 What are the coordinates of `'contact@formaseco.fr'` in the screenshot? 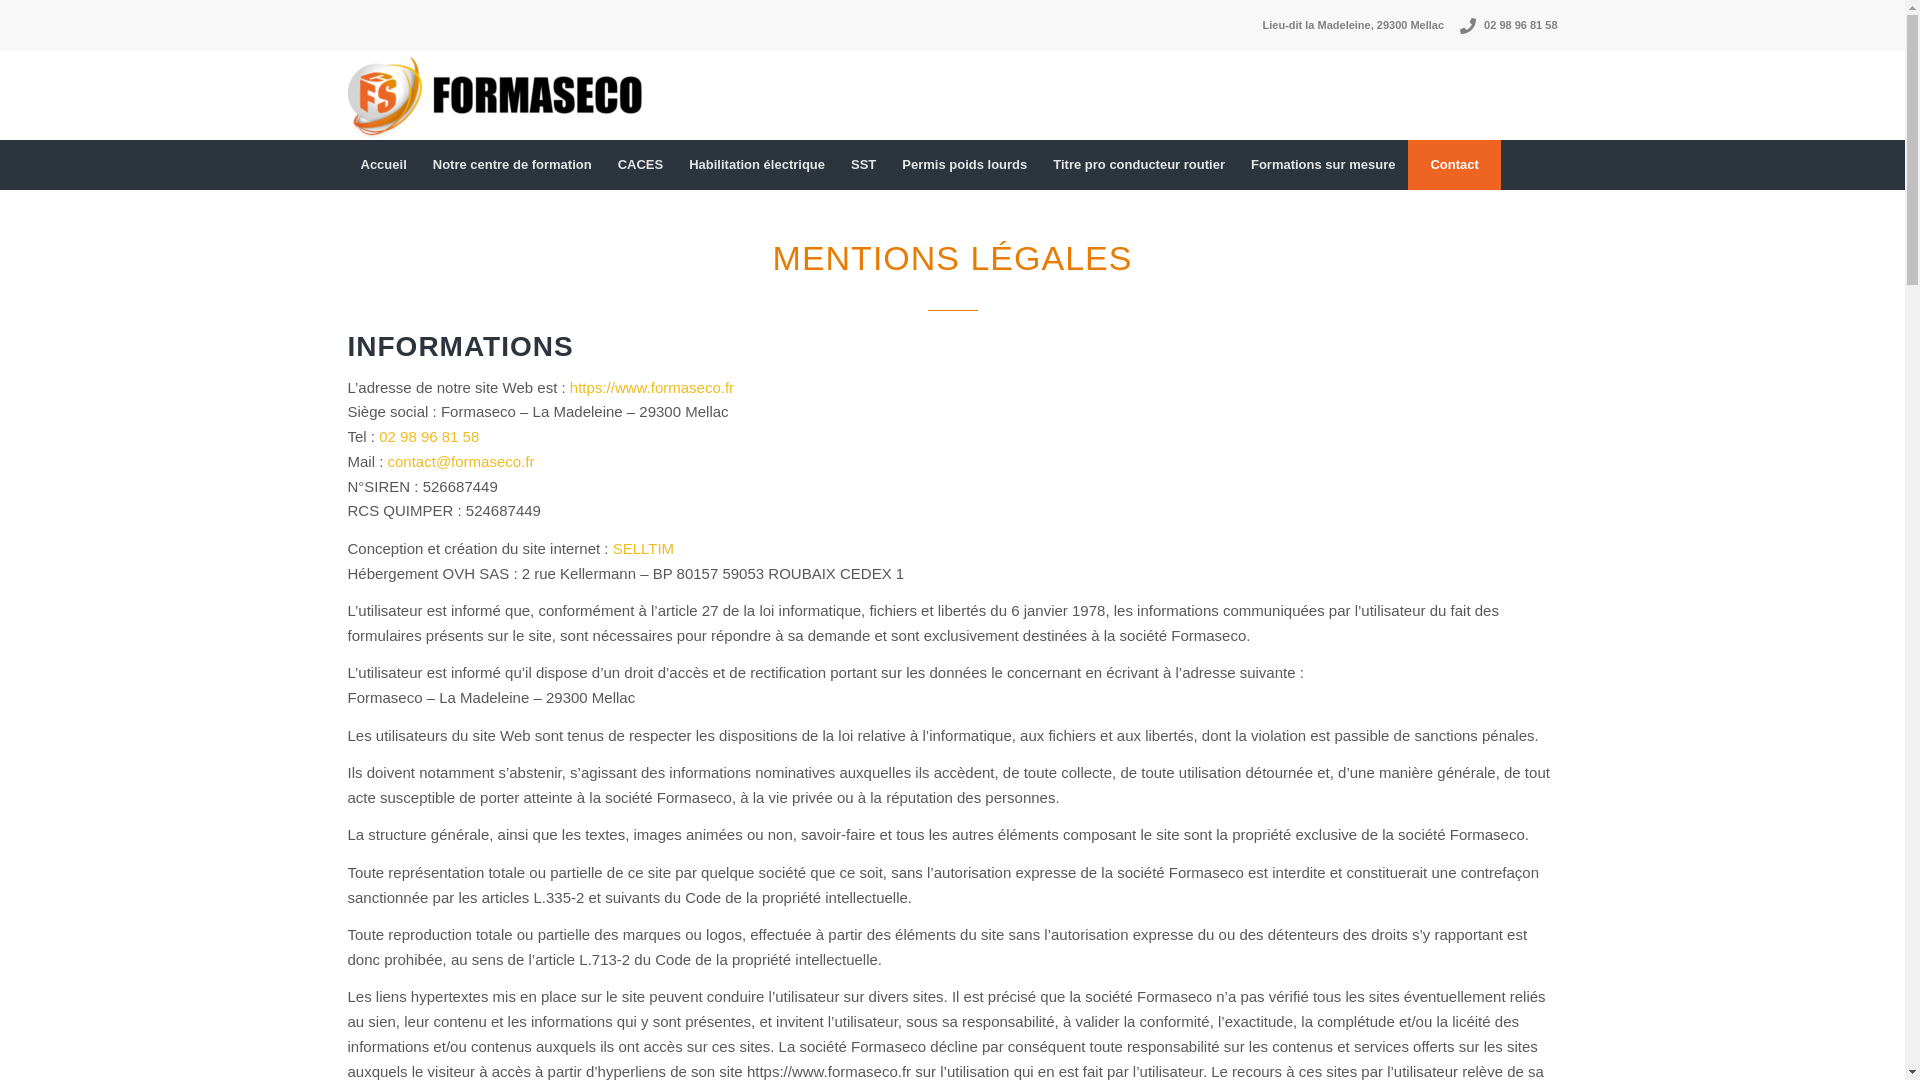 It's located at (388, 461).